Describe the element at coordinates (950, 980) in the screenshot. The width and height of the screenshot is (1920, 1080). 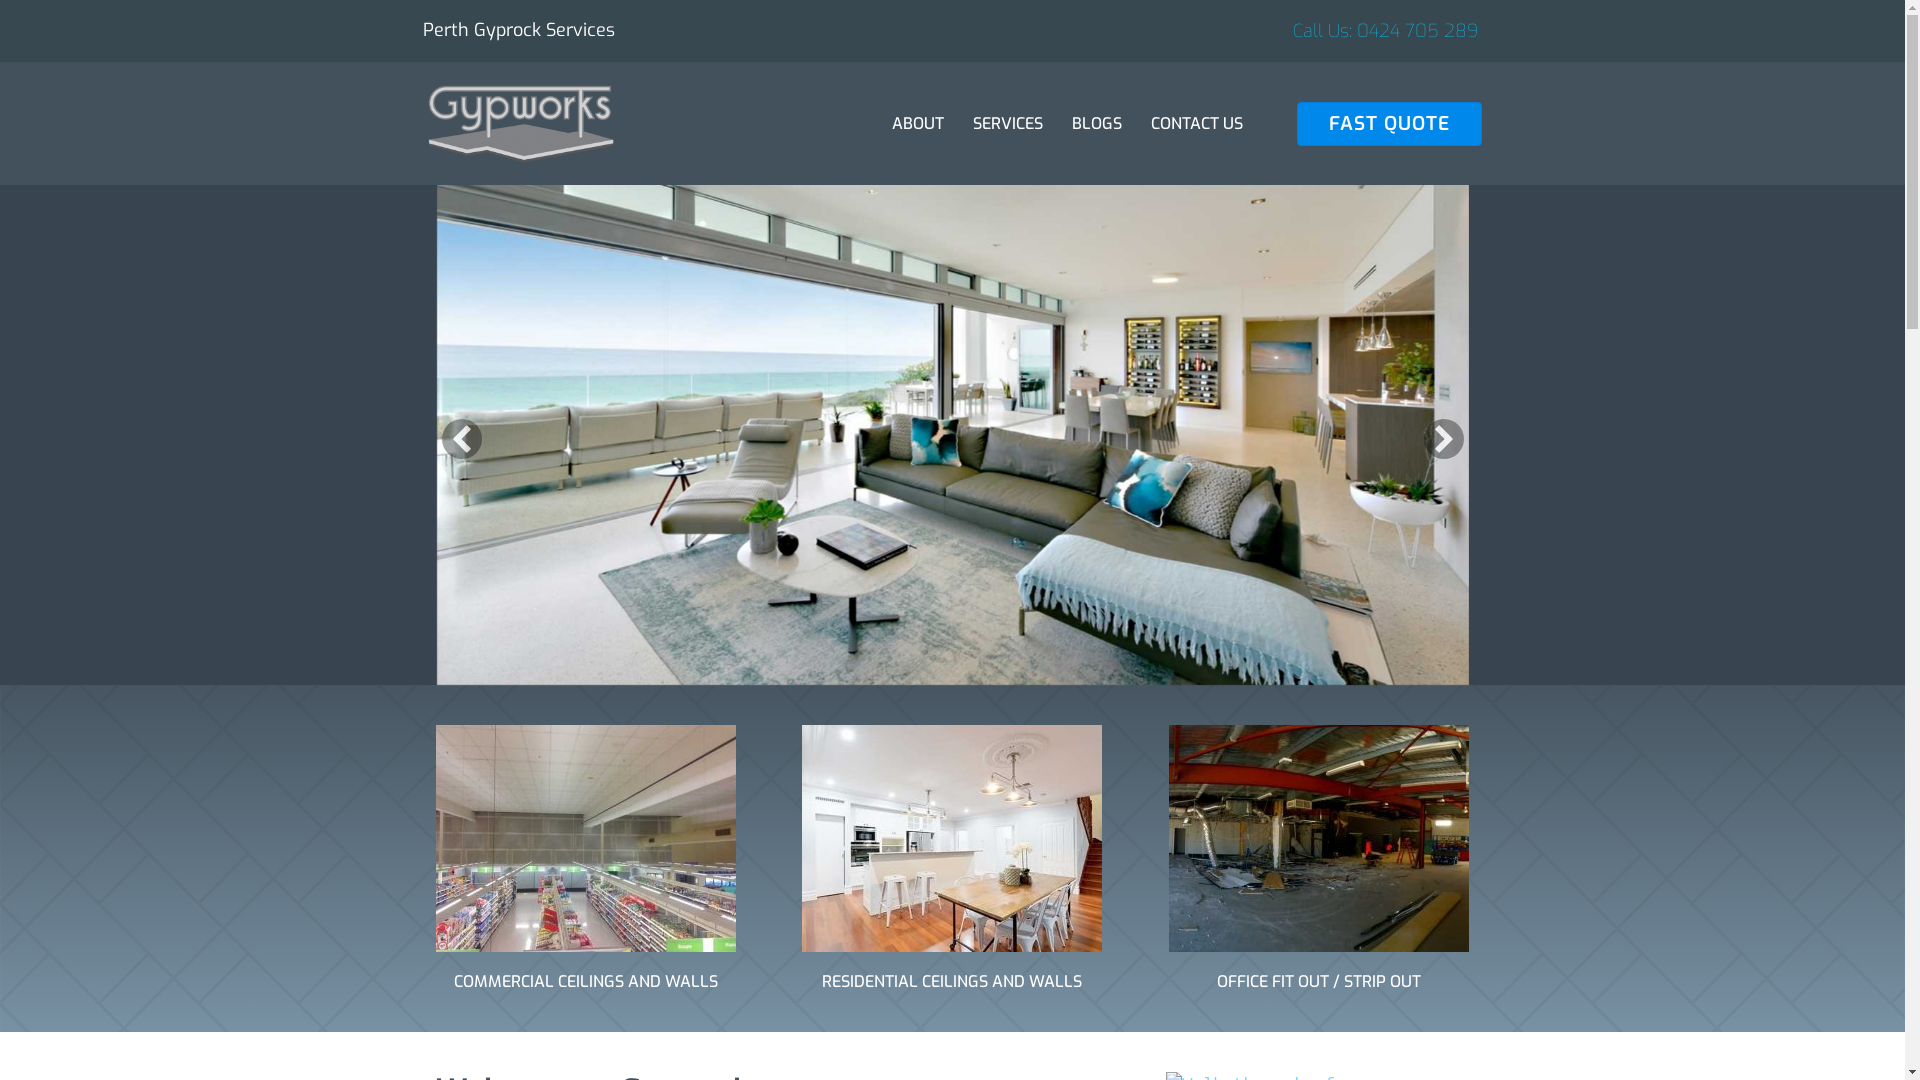
I see `'RESIDENTIAL CEILINGS AND WALLS'` at that location.